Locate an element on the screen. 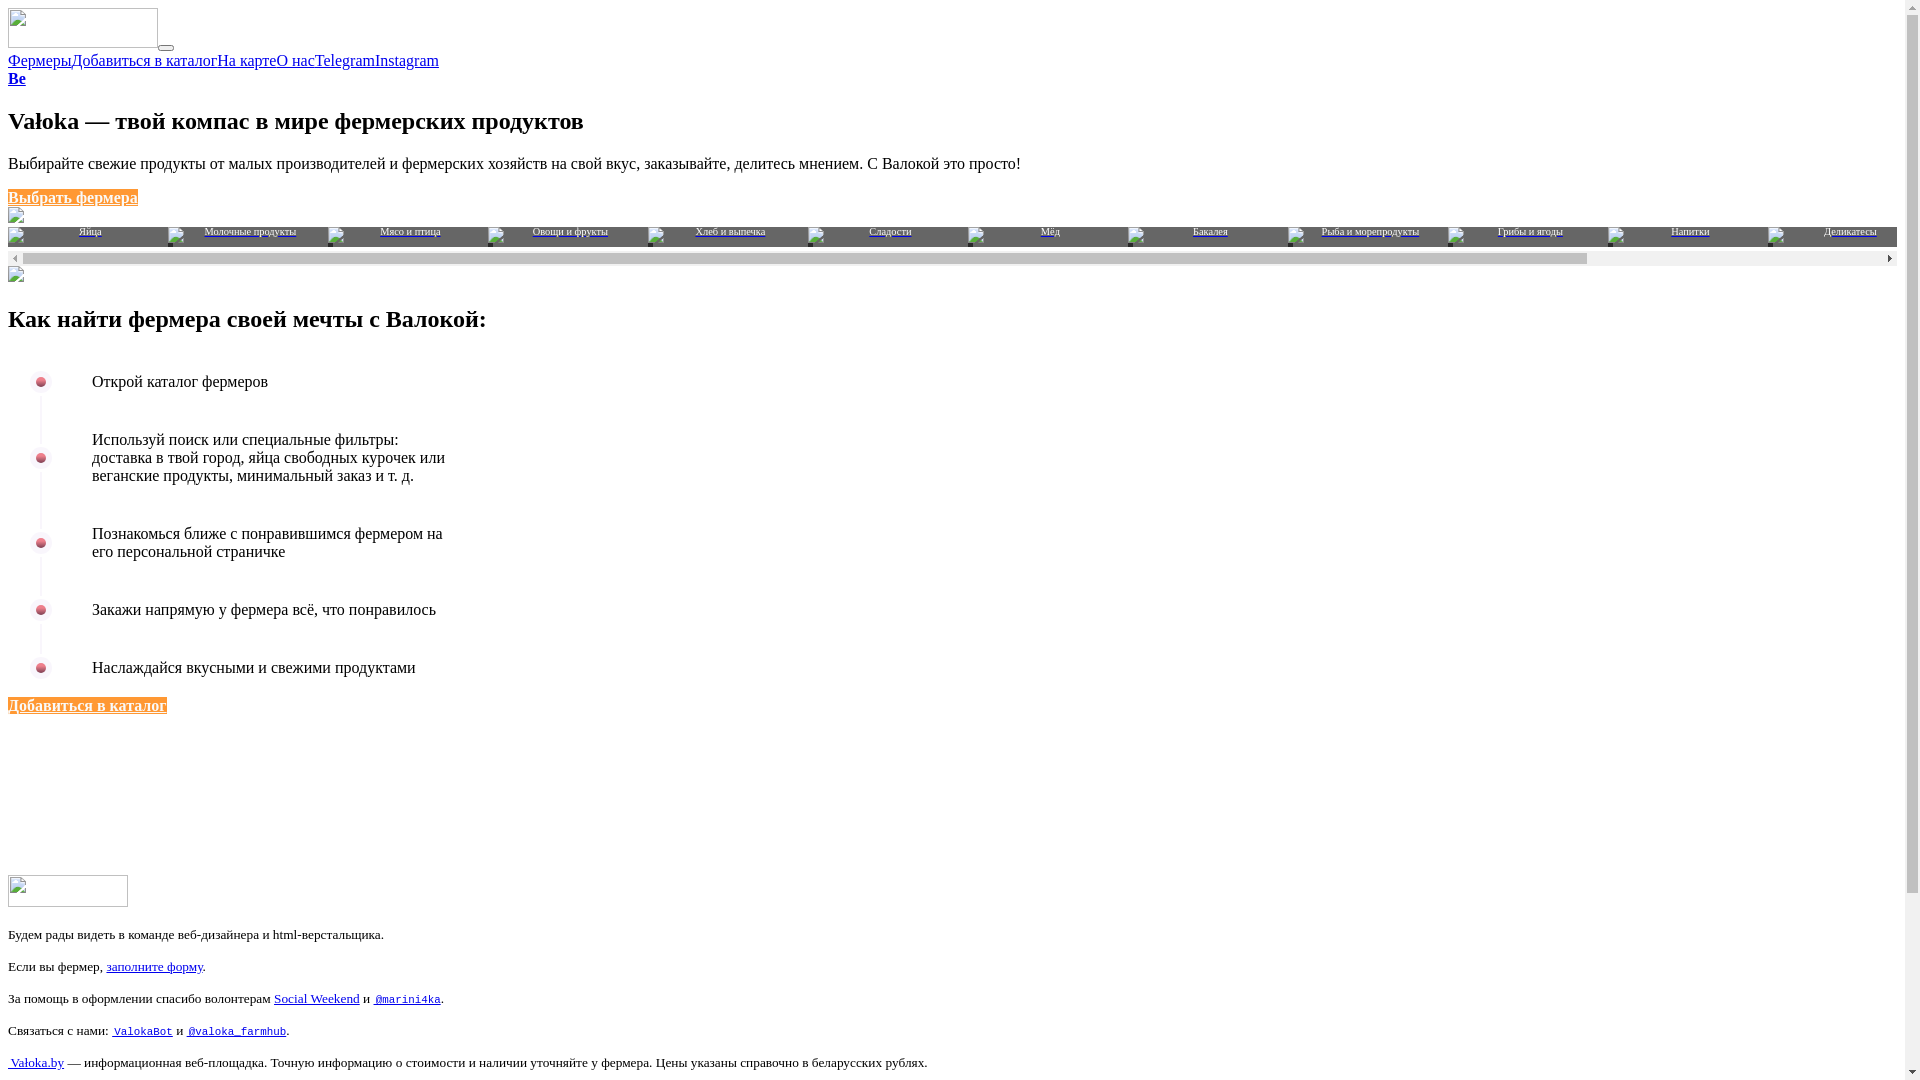 This screenshot has width=1920, height=1080. '@valoka_farmhub' is located at coordinates (187, 1030).